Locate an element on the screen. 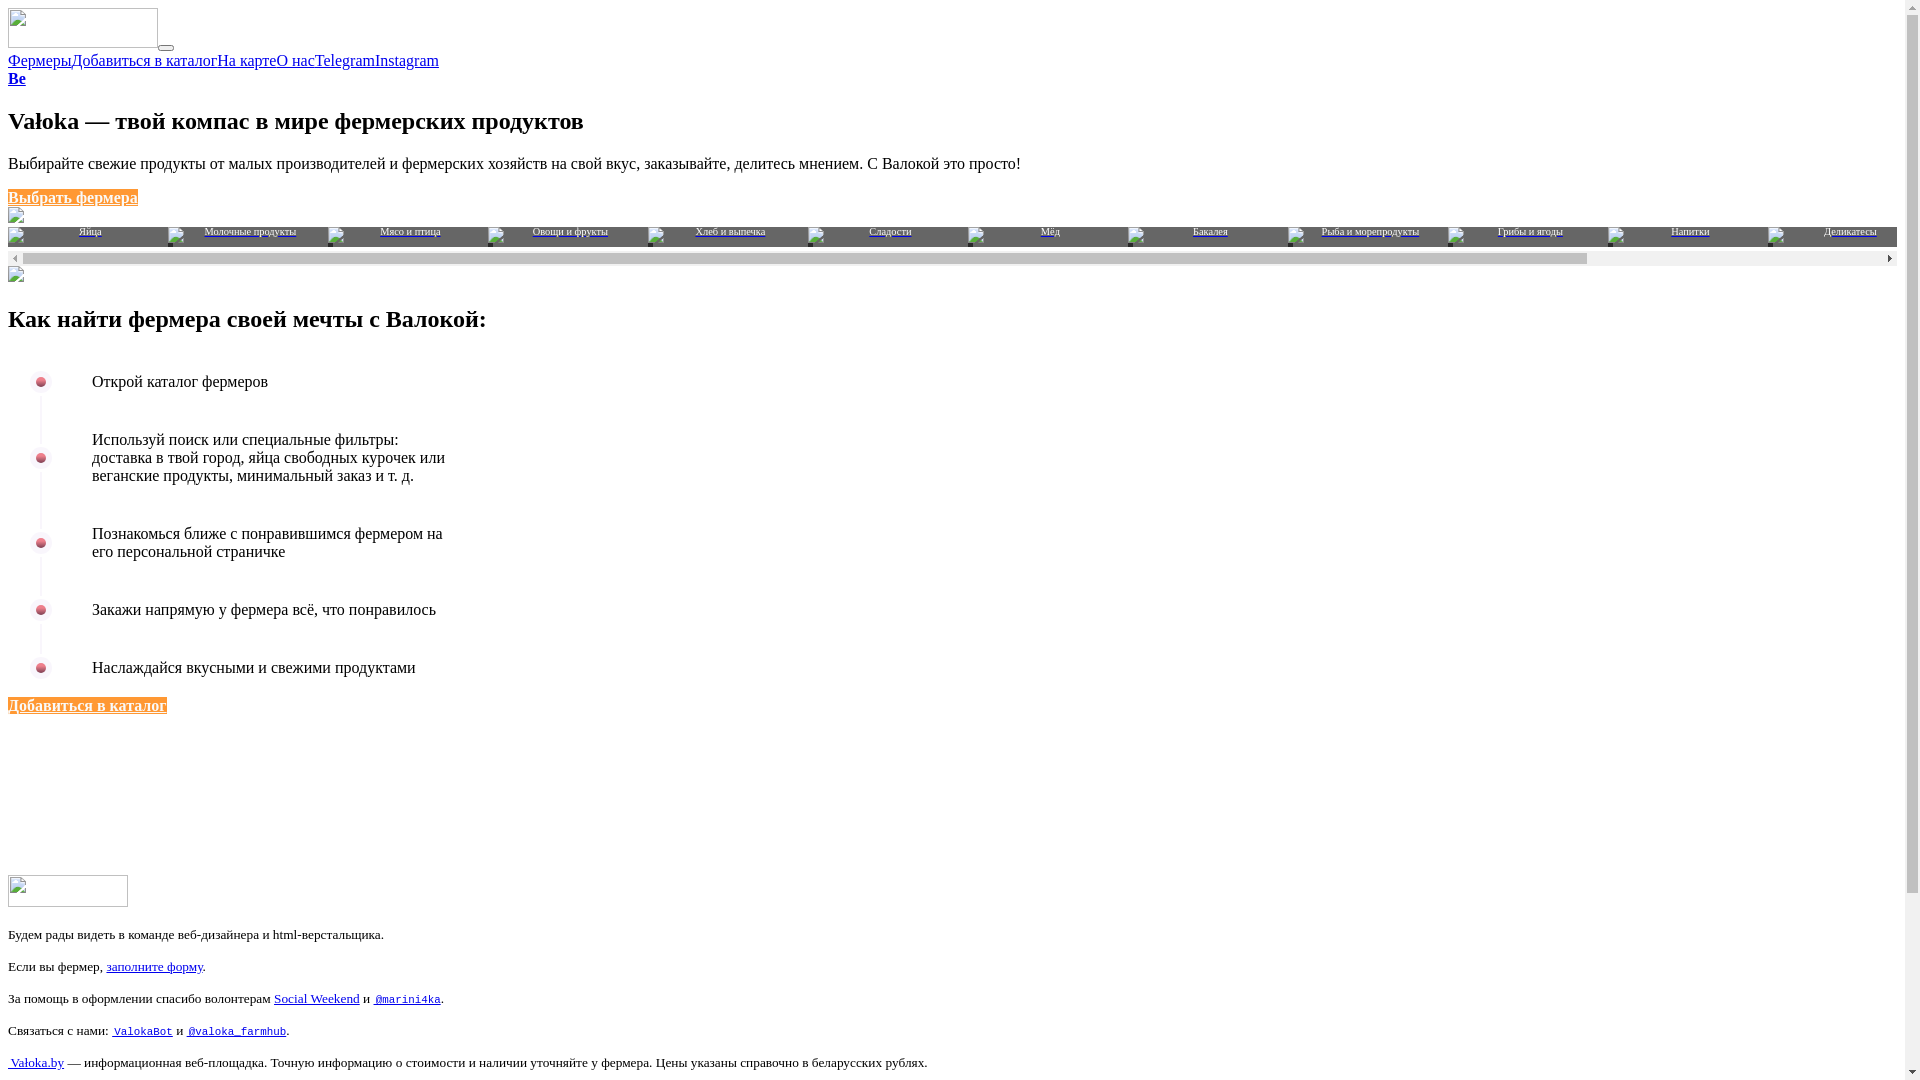 This screenshot has width=1920, height=1080. '@valoka_farmhub' is located at coordinates (187, 1030).